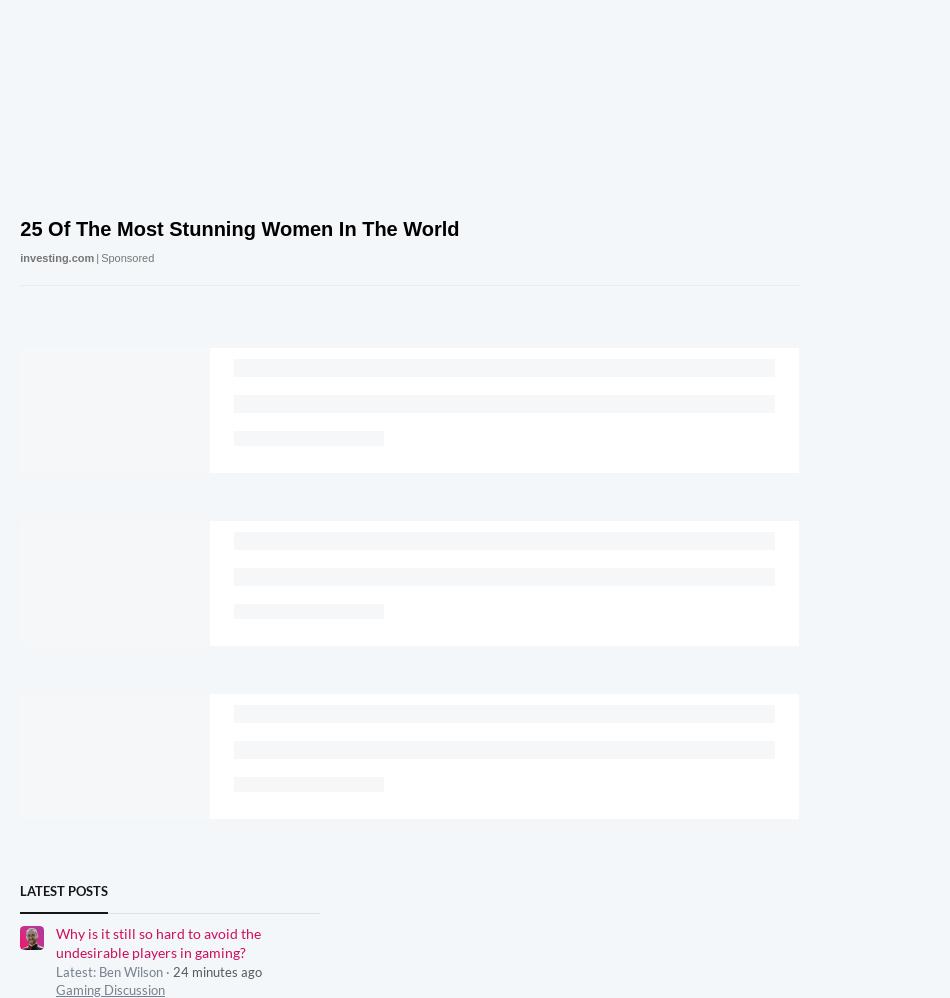 Image resolution: width=950 pixels, height=998 pixels. Describe the element at coordinates (398, 762) in the screenshot. I see `'All rights reserved. England and Wales company registration number 2008885.'` at that location.